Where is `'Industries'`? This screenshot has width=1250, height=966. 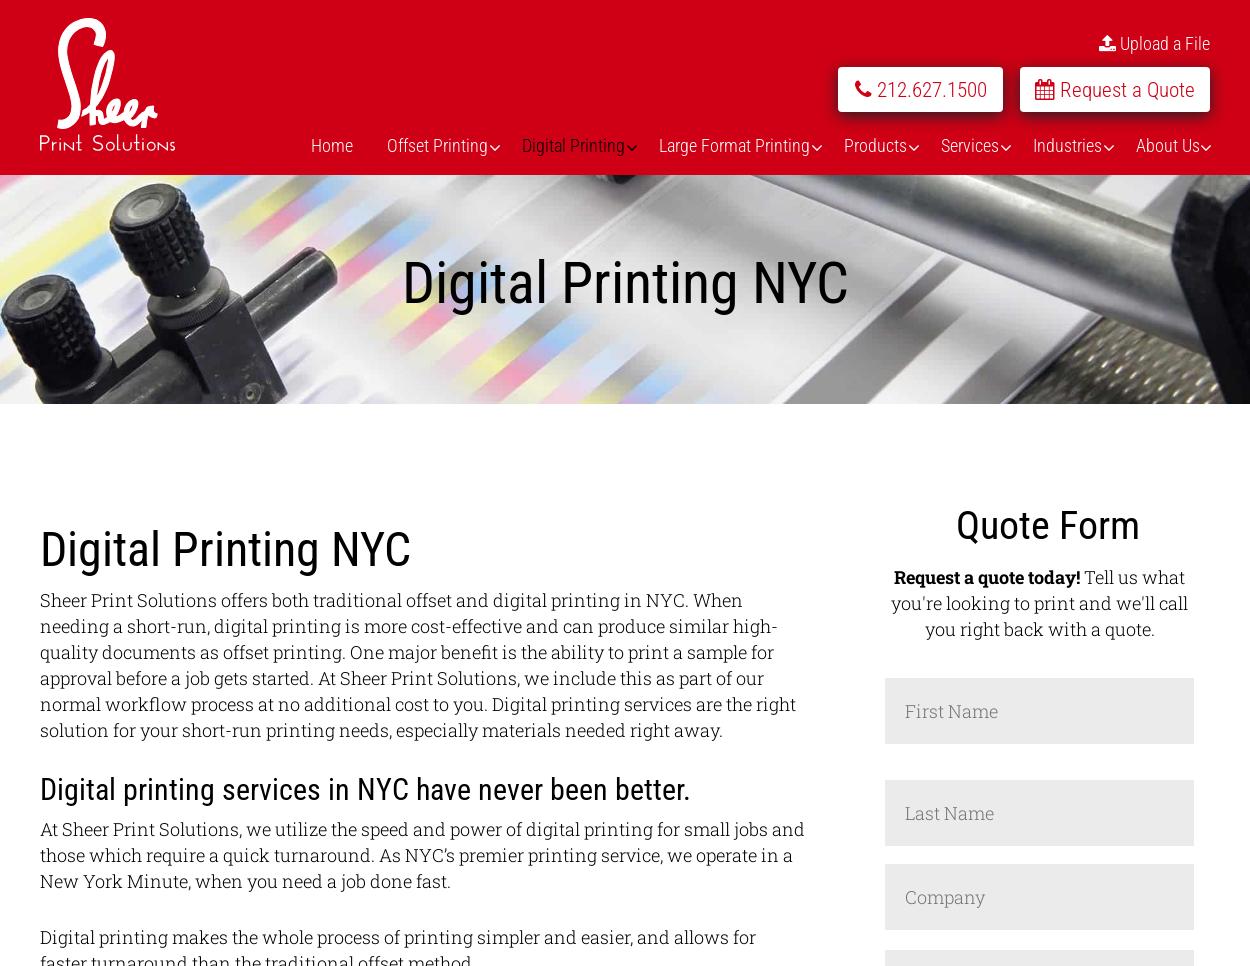 'Industries' is located at coordinates (1066, 143).